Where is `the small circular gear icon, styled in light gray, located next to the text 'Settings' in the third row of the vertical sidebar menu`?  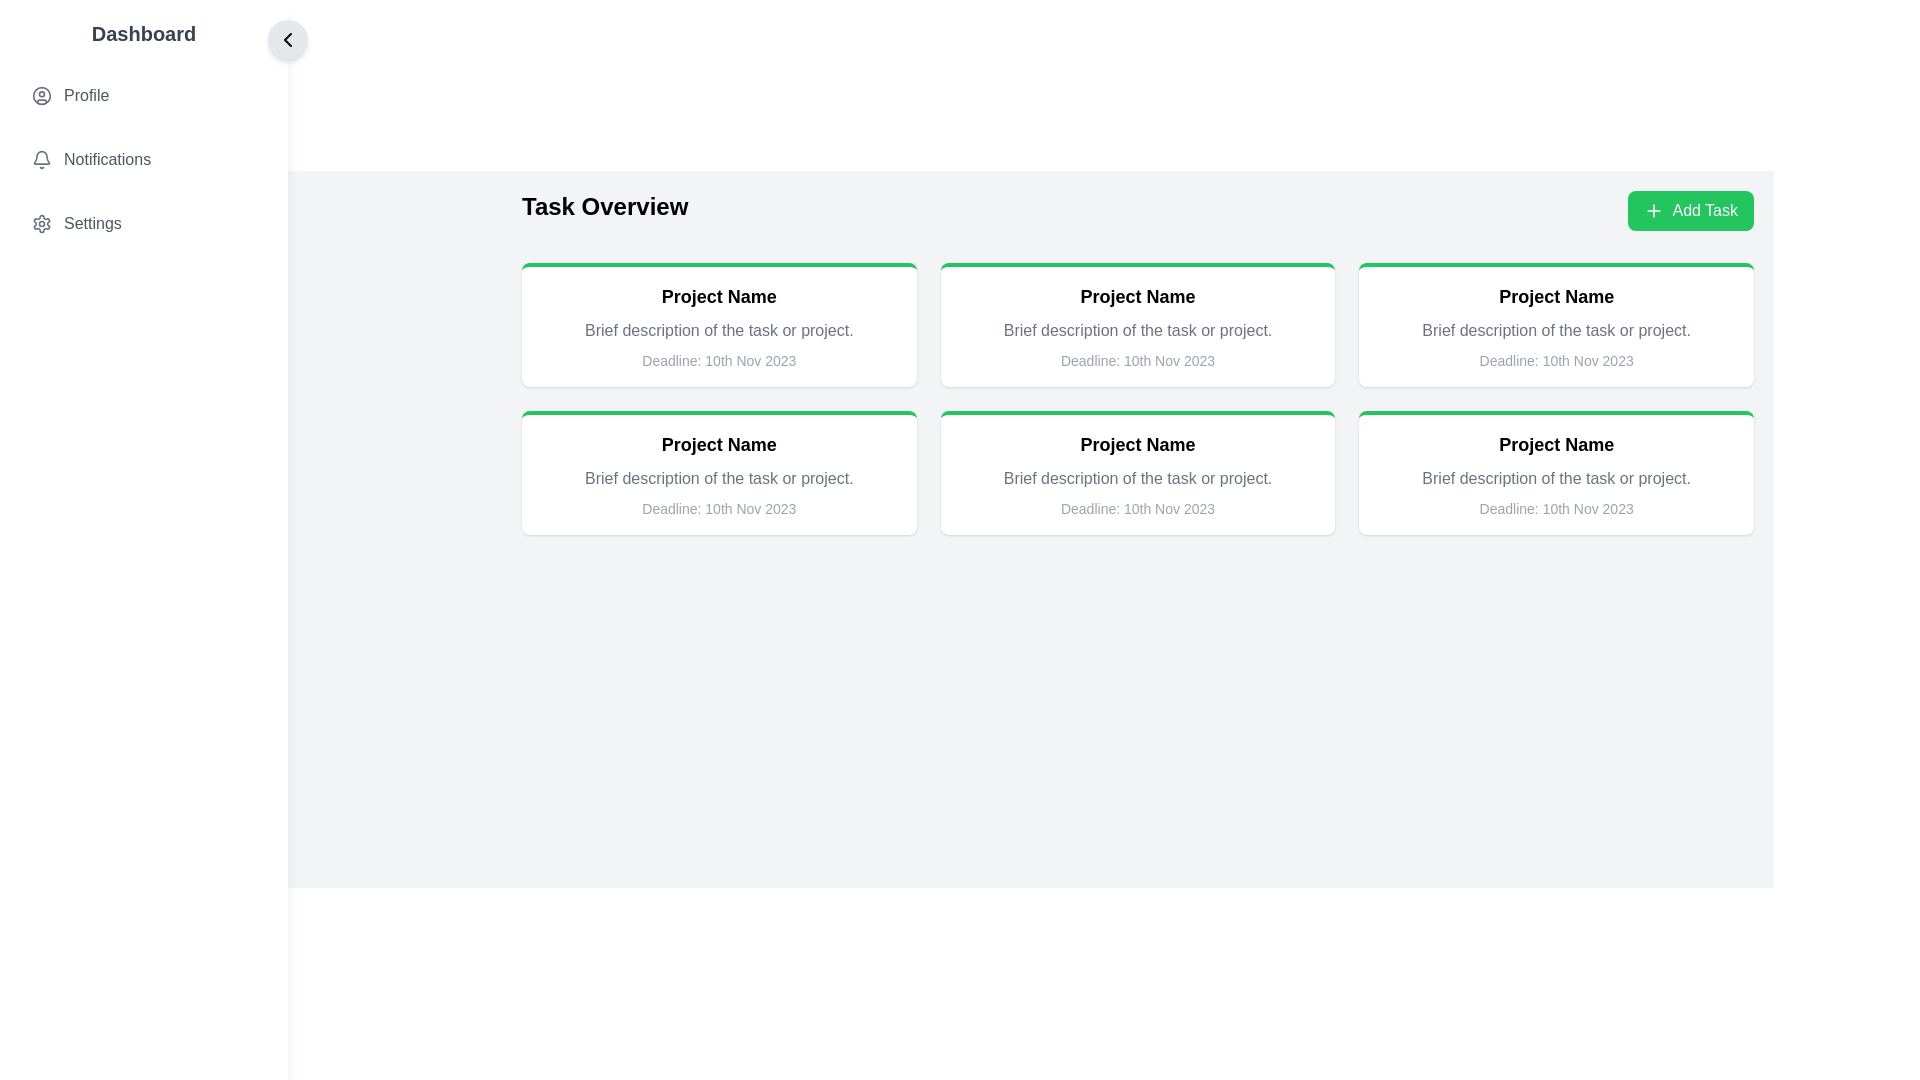
the small circular gear icon, styled in light gray, located next to the text 'Settings' in the third row of the vertical sidebar menu is located at coordinates (42, 223).